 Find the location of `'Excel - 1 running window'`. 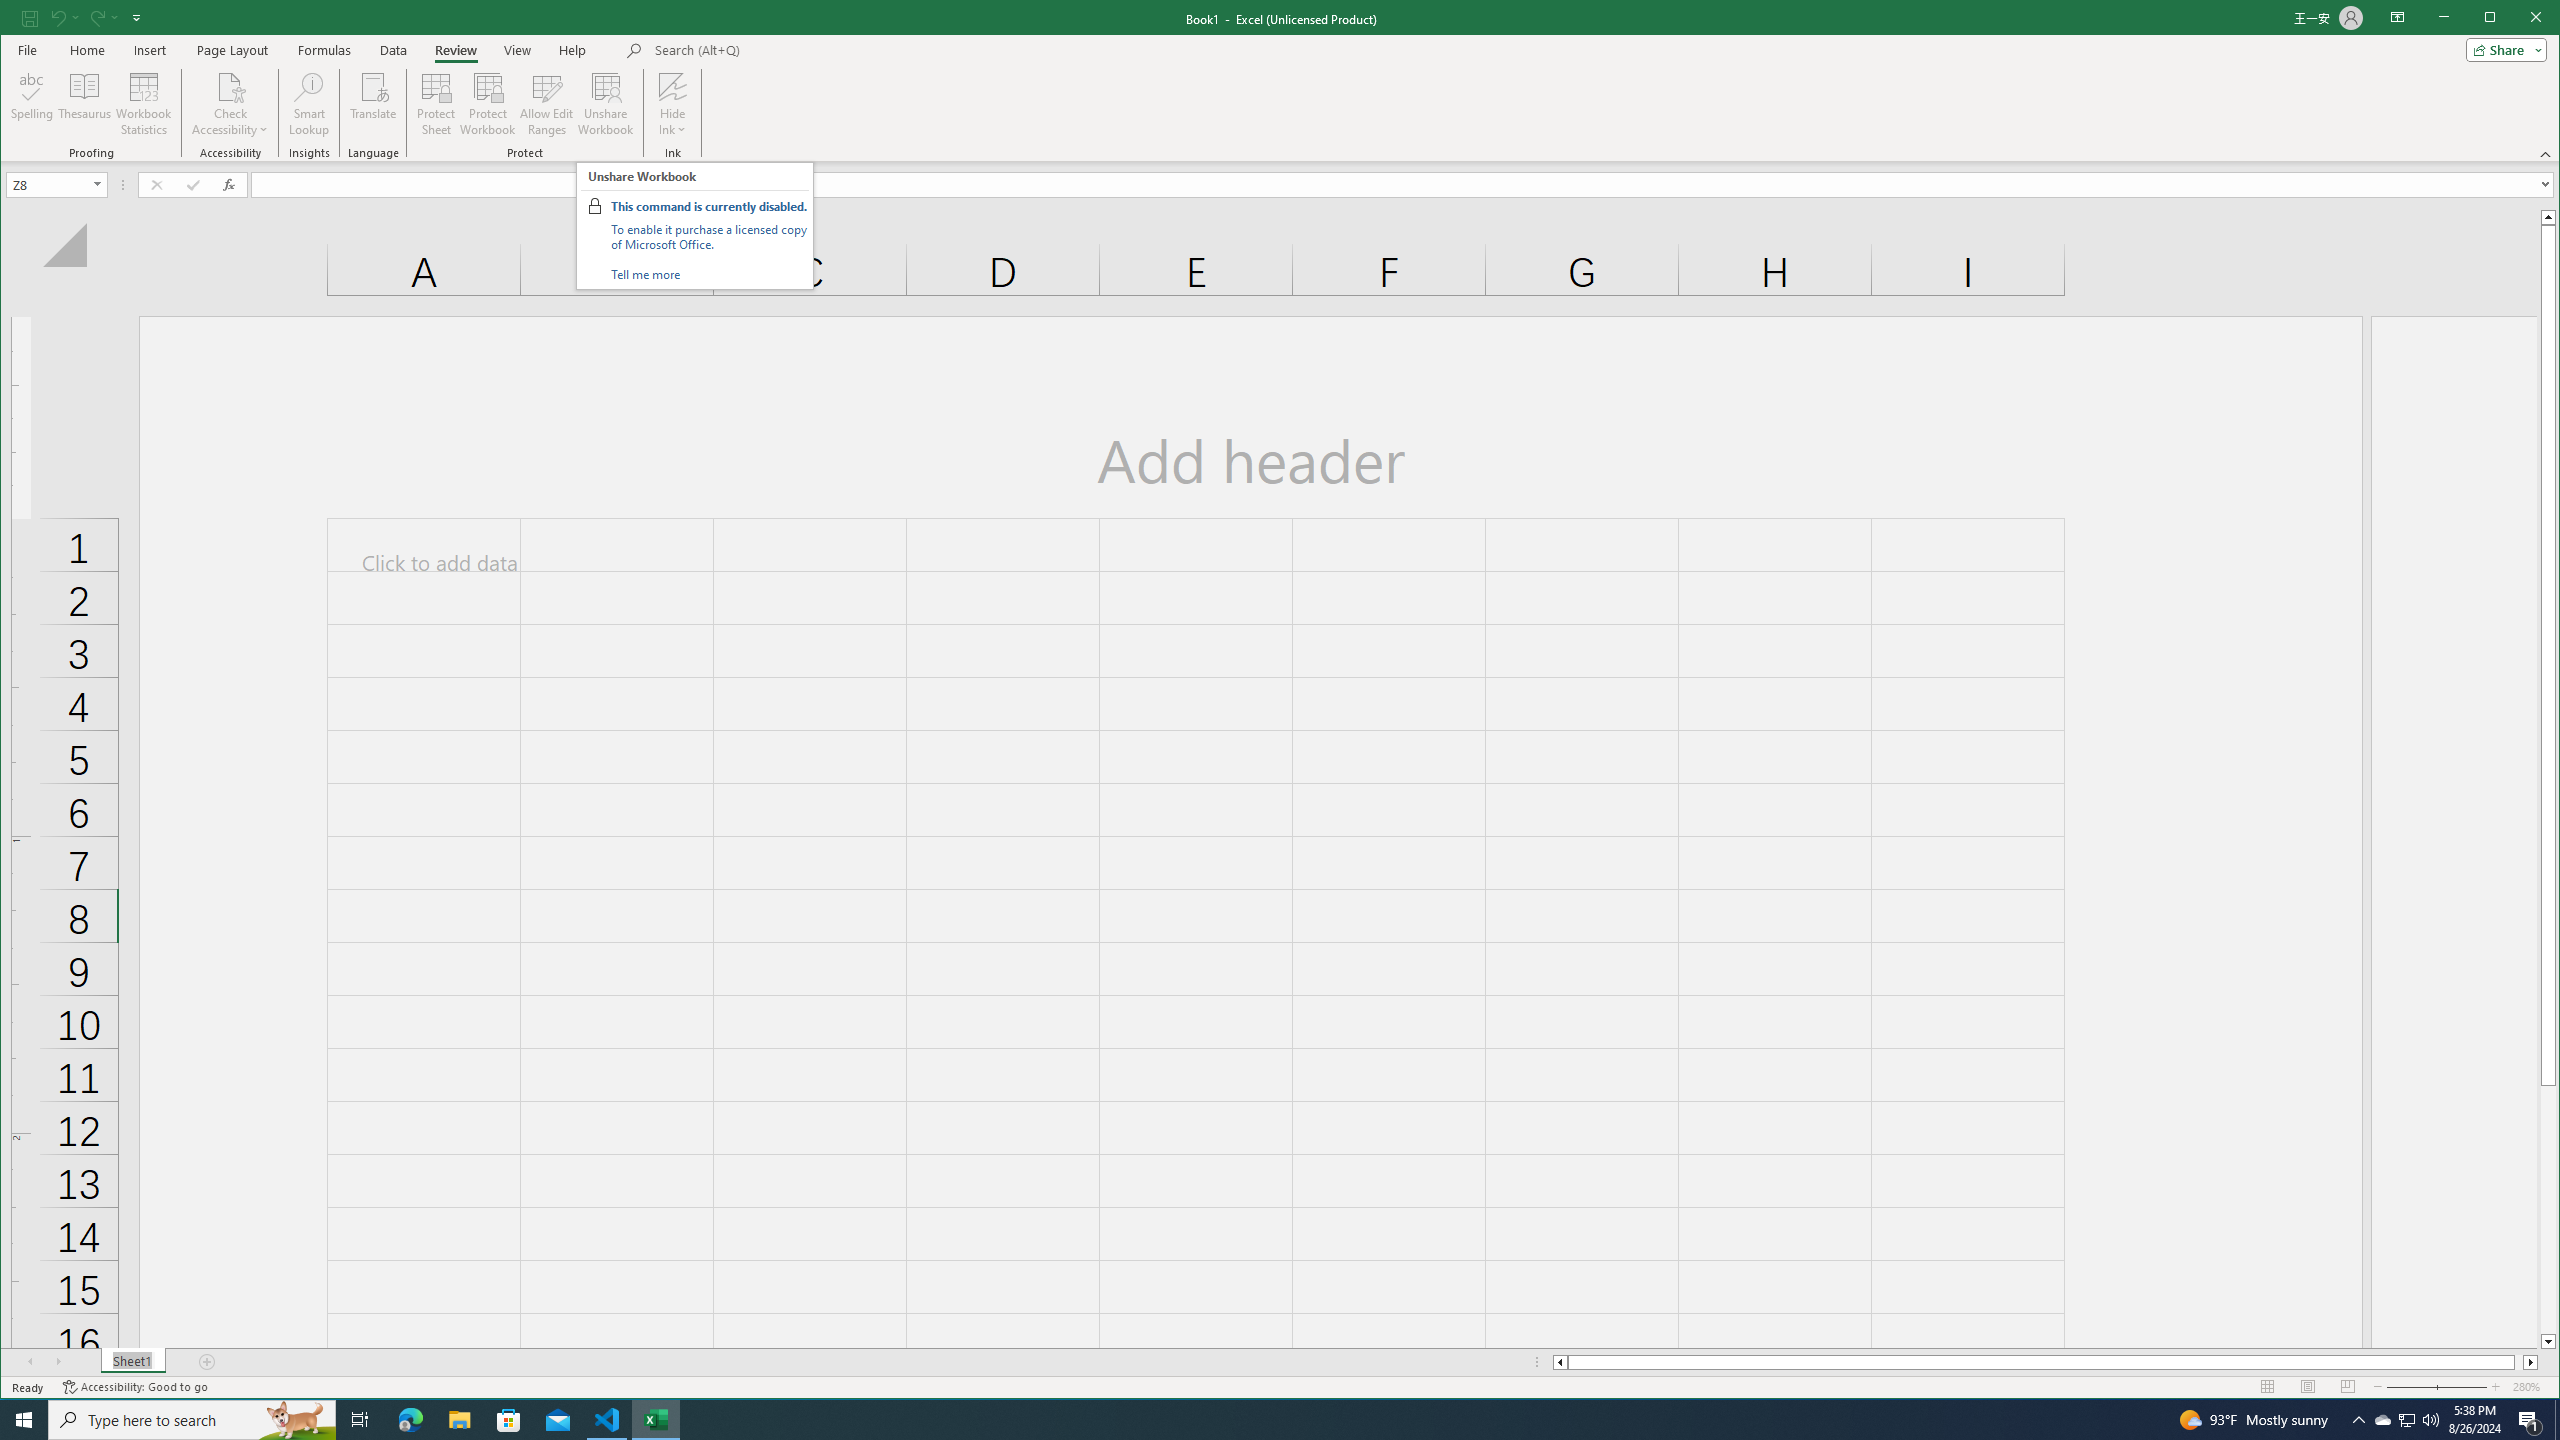

'Excel - 1 running window' is located at coordinates (656, 1418).